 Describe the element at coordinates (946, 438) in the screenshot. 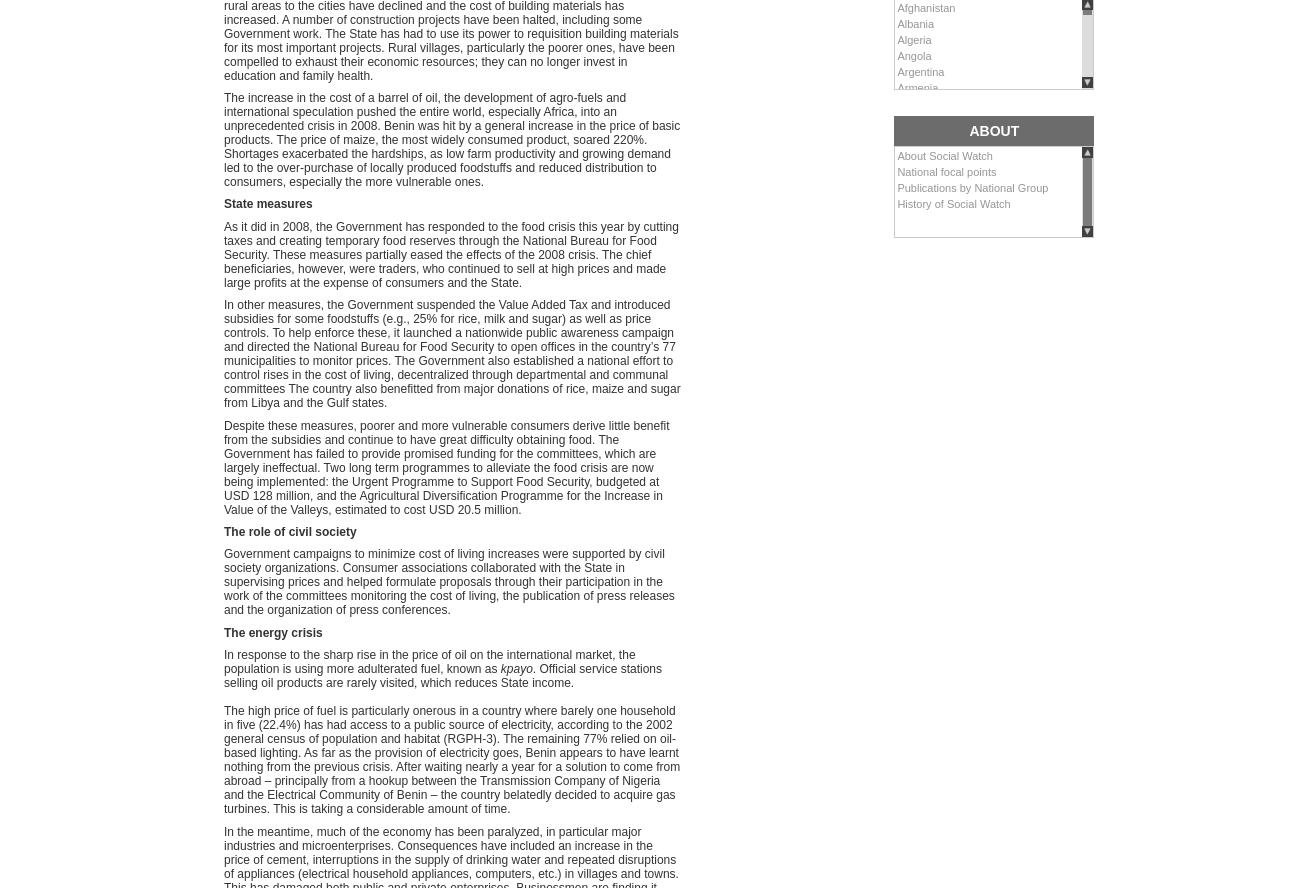

I see `'Dominican Republic'` at that location.